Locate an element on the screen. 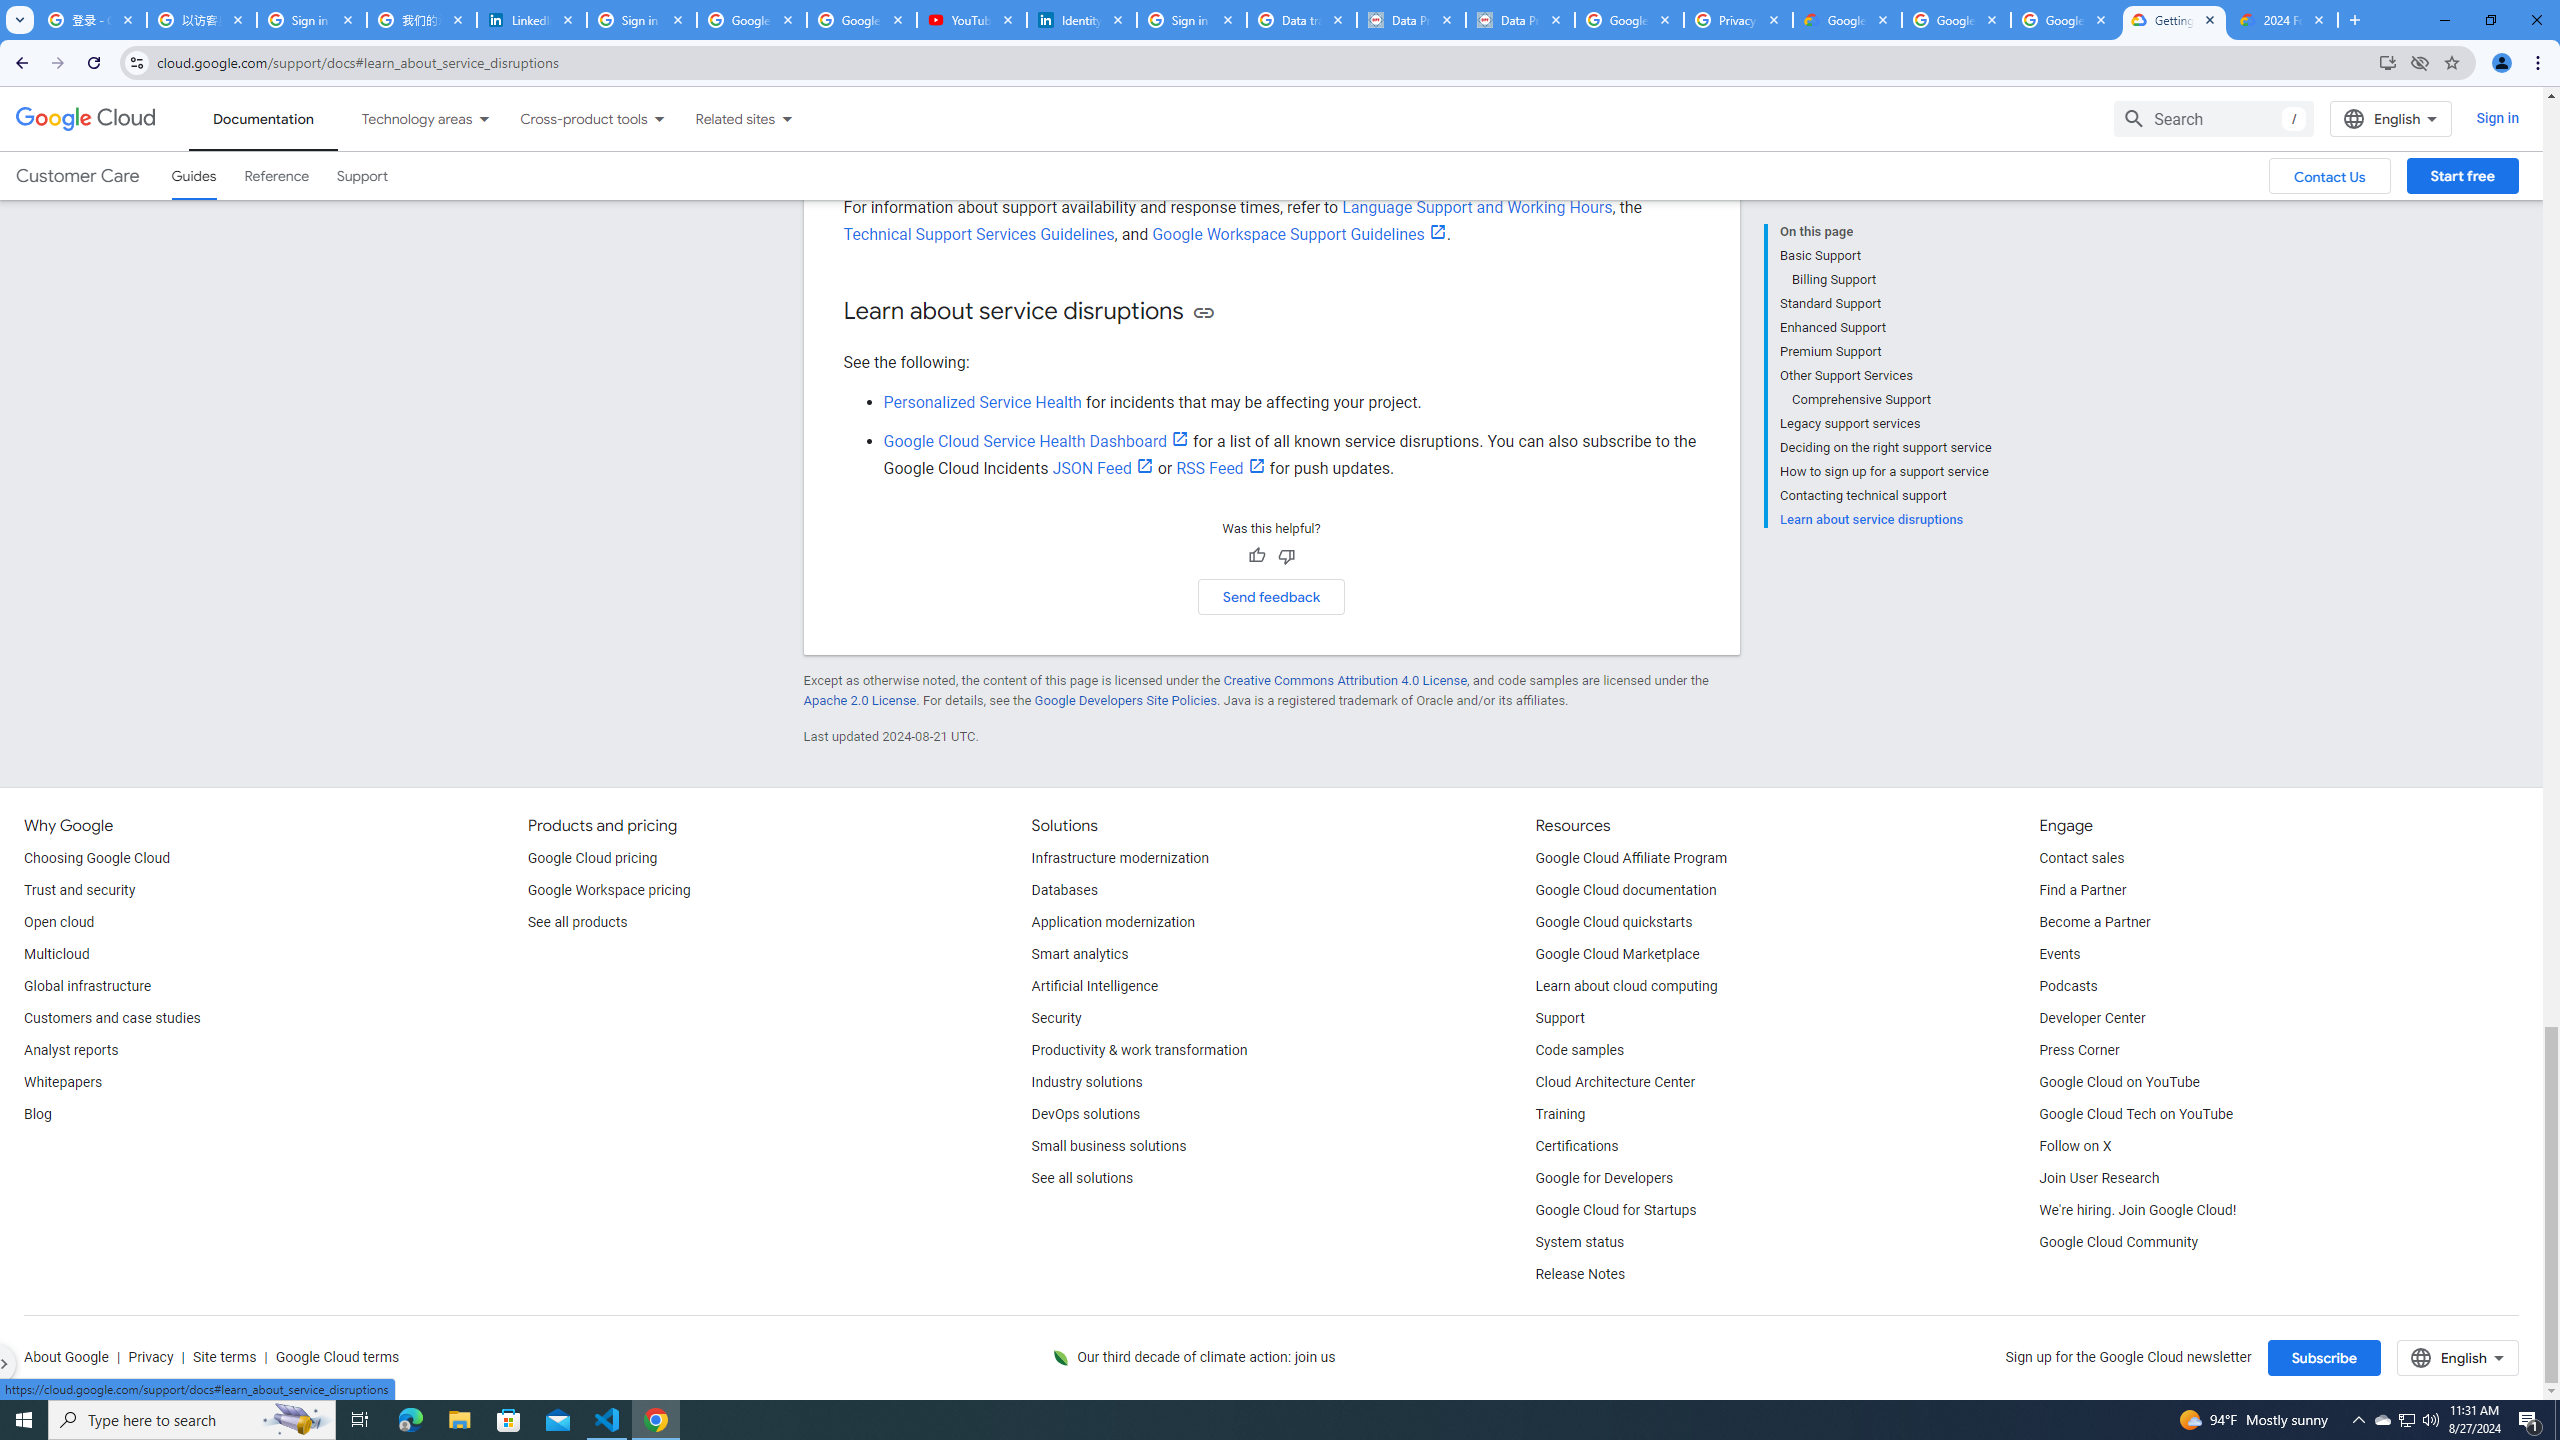 The image size is (2560, 1440). 'Standard Support' is located at coordinates (1884, 302).